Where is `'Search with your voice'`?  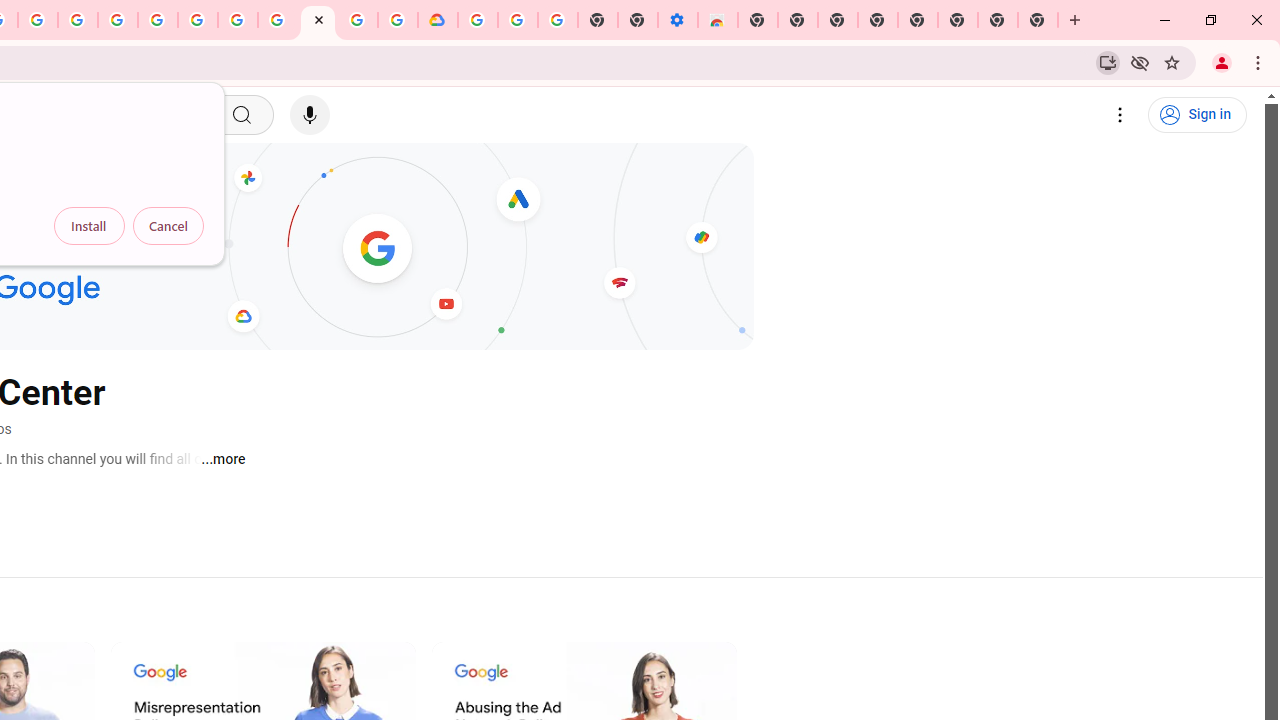
'Search with your voice' is located at coordinates (308, 115).